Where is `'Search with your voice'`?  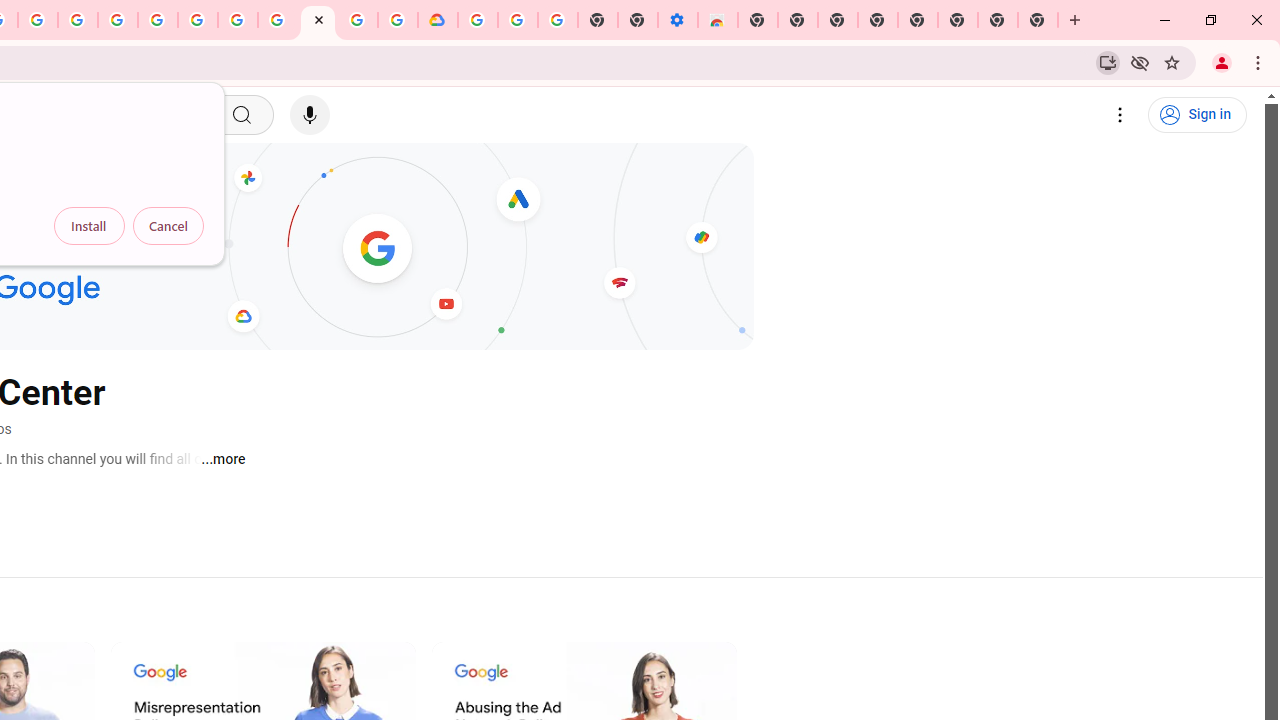
'Search with your voice' is located at coordinates (308, 115).